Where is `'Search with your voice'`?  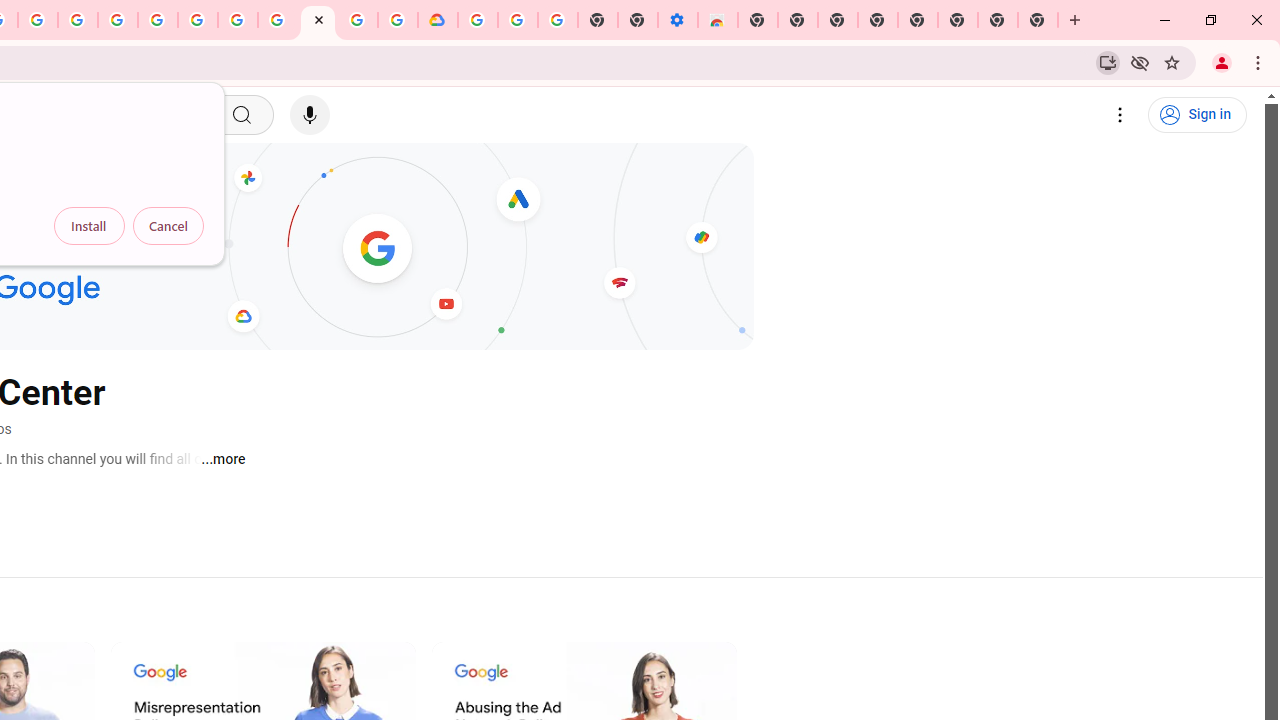
'Search with your voice' is located at coordinates (308, 115).